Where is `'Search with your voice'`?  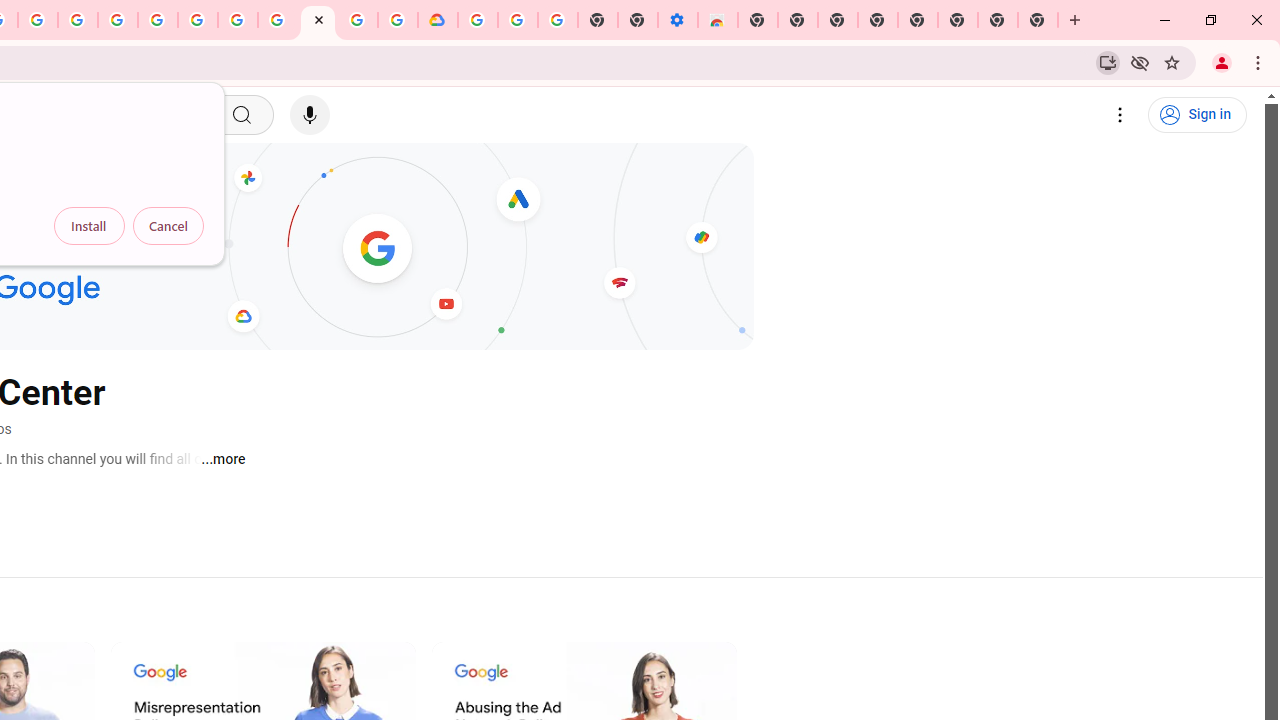
'Search with your voice' is located at coordinates (308, 115).